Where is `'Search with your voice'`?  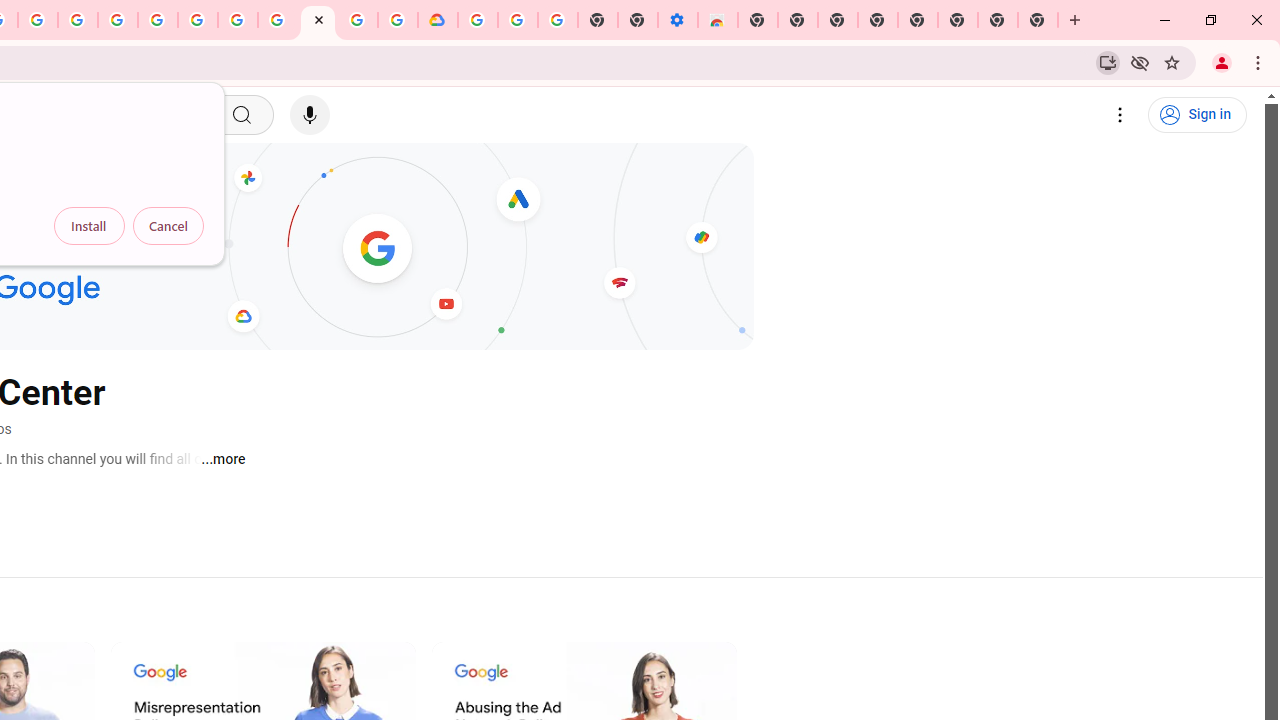
'Search with your voice' is located at coordinates (308, 115).